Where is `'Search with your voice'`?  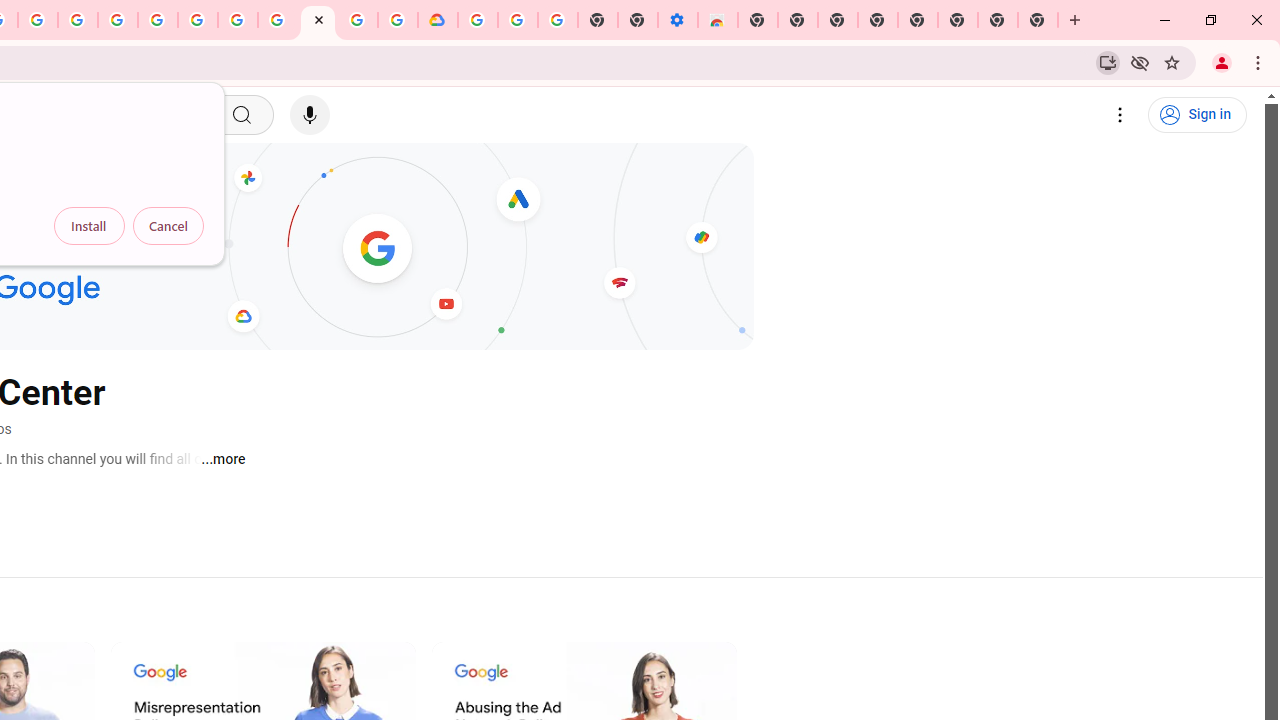
'Search with your voice' is located at coordinates (308, 115).